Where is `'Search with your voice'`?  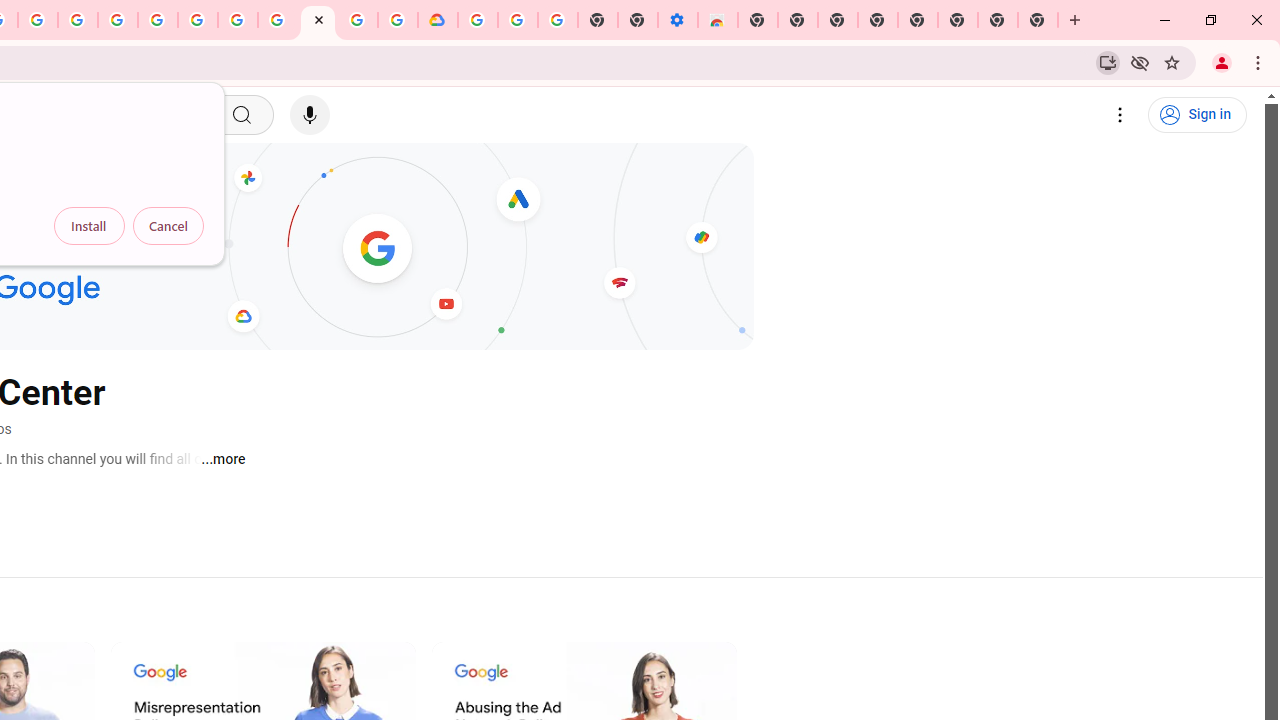
'Search with your voice' is located at coordinates (308, 115).